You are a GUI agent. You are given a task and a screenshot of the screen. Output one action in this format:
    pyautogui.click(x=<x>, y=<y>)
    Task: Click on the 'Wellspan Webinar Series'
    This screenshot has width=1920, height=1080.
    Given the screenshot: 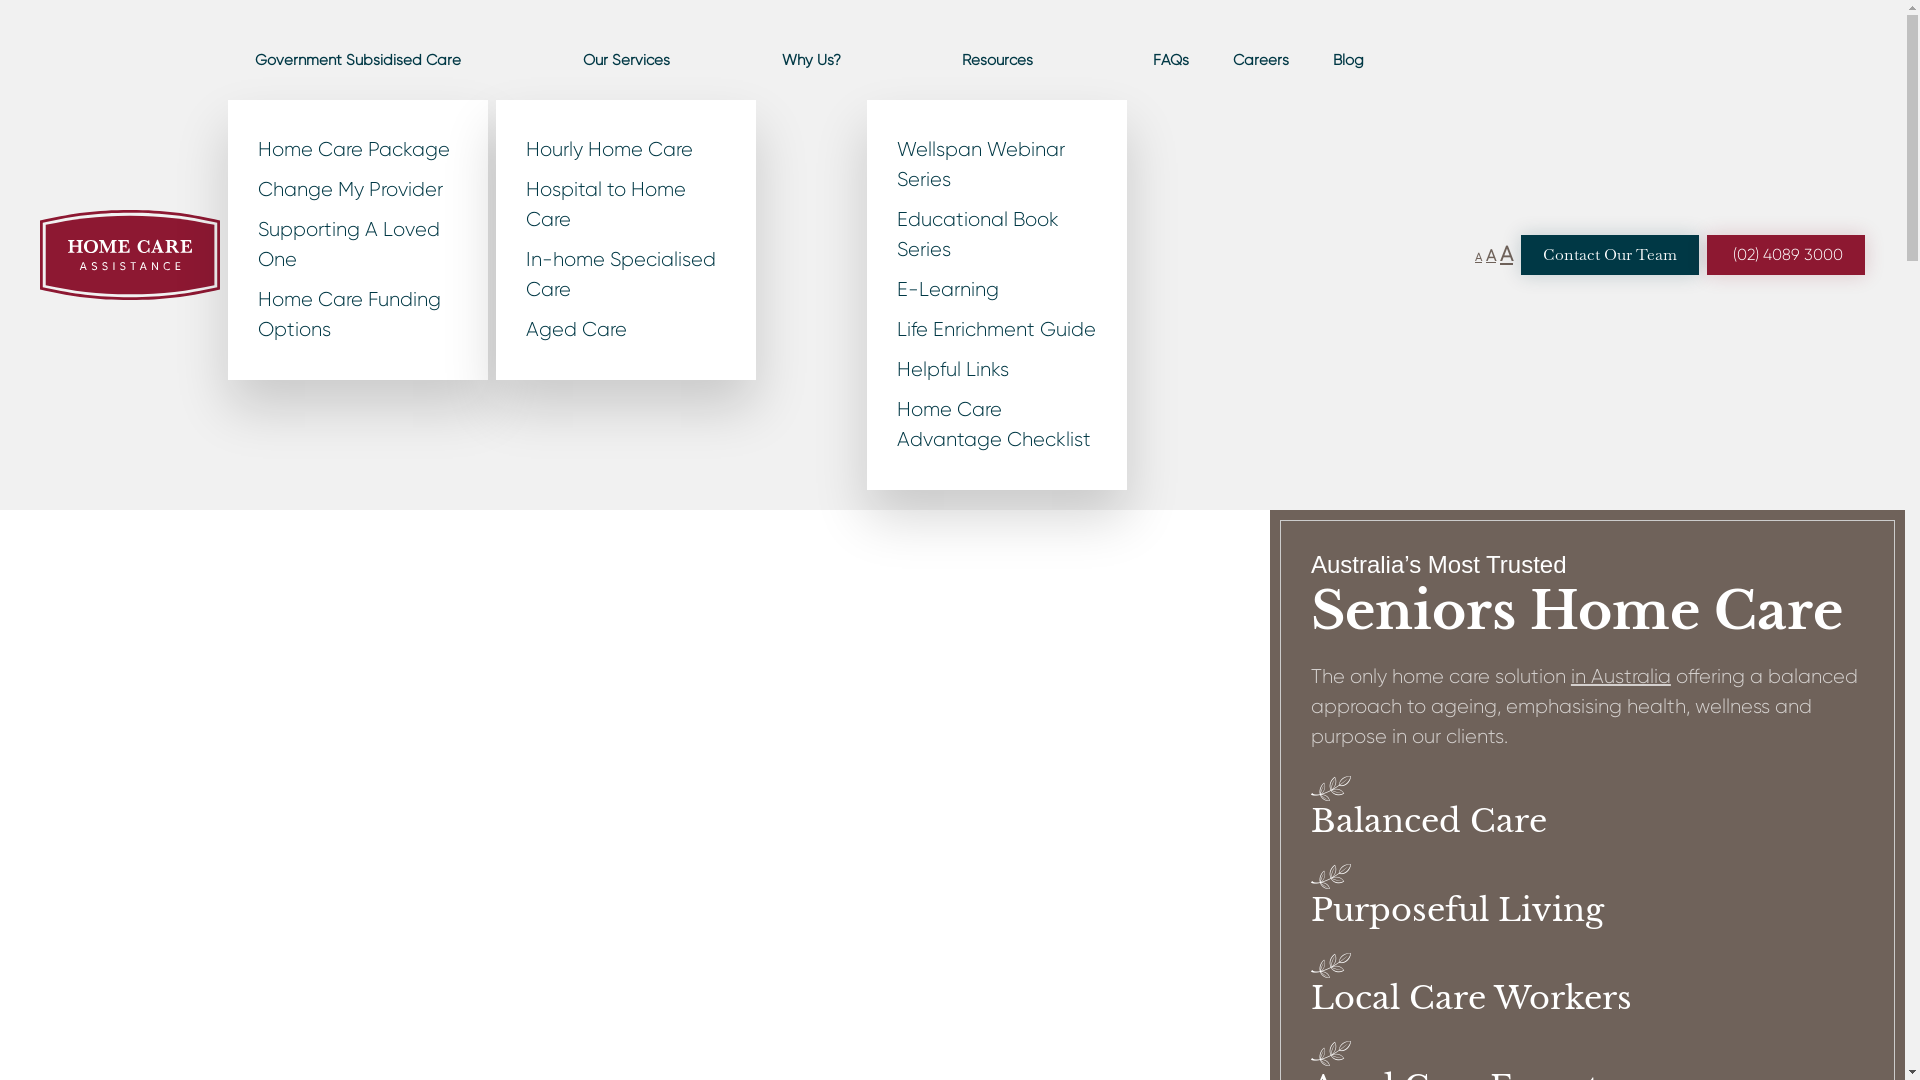 What is the action you would take?
    pyautogui.click(x=997, y=164)
    